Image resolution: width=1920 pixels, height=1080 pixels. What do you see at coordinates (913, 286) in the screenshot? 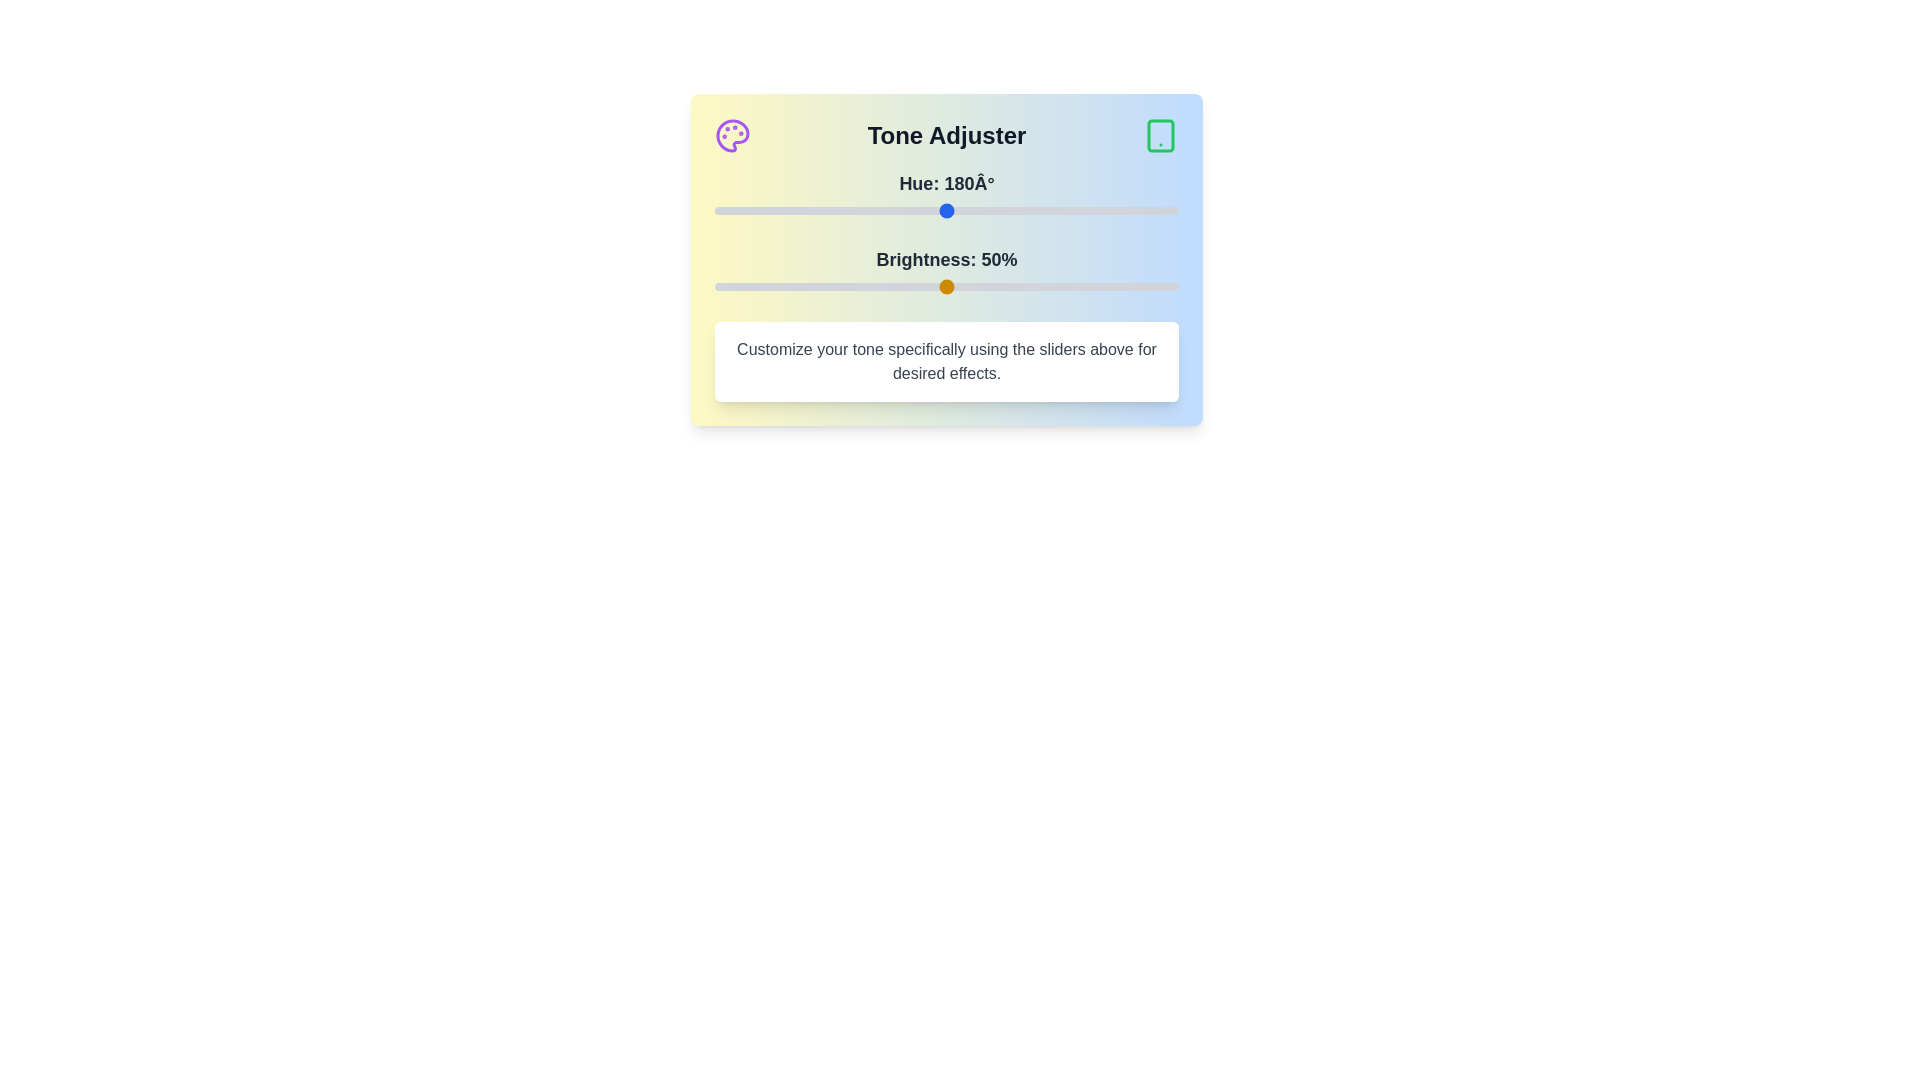
I see `the brightness slider to 43%` at bounding box center [913, 286].